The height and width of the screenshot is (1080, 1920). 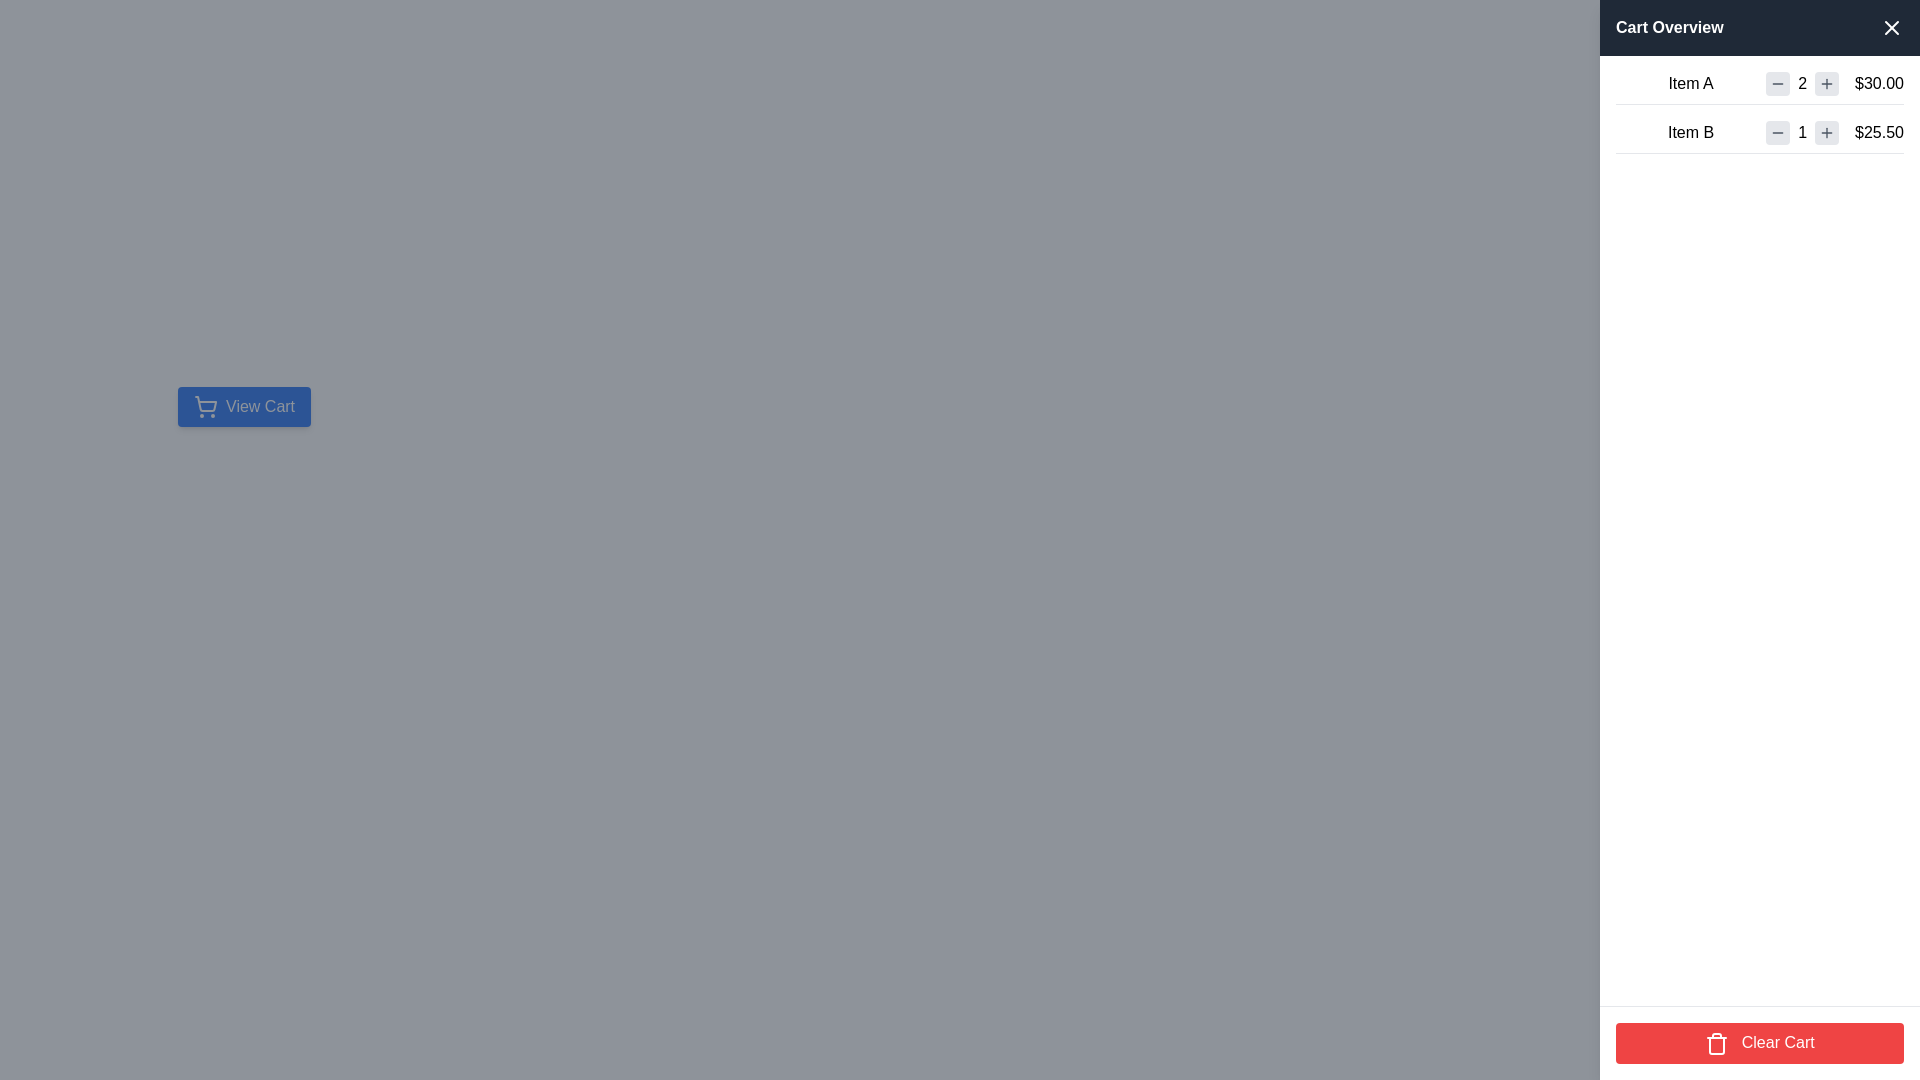 I want to click on the small plus icon button located in the 'Cart Overview' section, which is the rightmost component in the row with 'Item B', to increment the quantity of the item, so click(x=1827, y=132).